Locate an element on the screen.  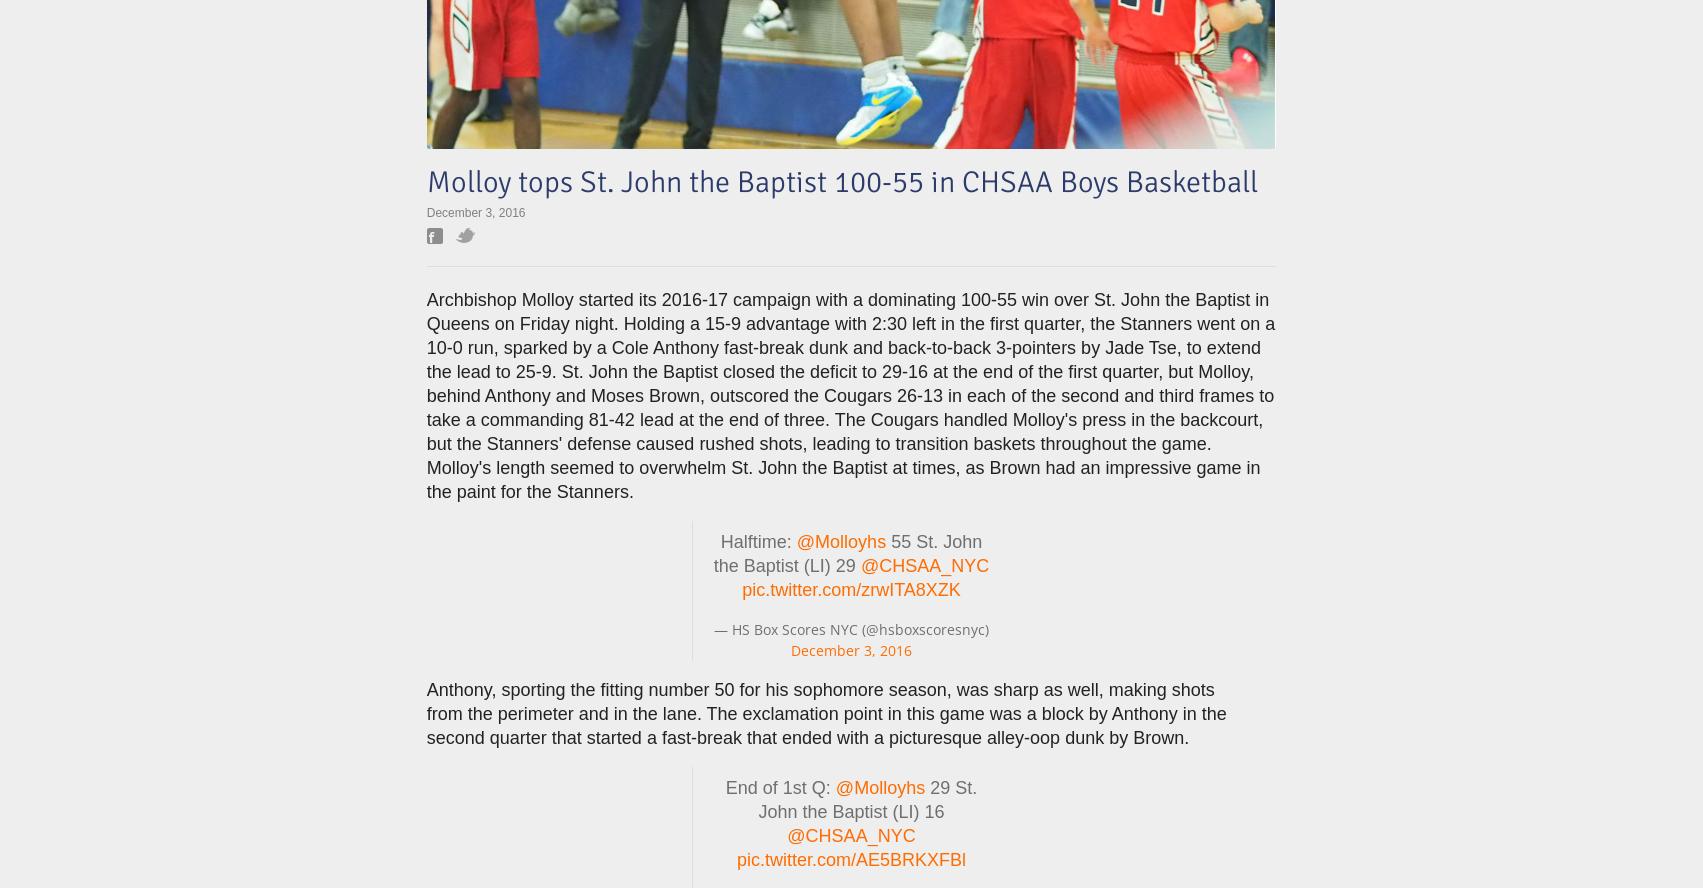
'29 St. John the Baptist (LI) 16' is located at coordinates (866, 799).